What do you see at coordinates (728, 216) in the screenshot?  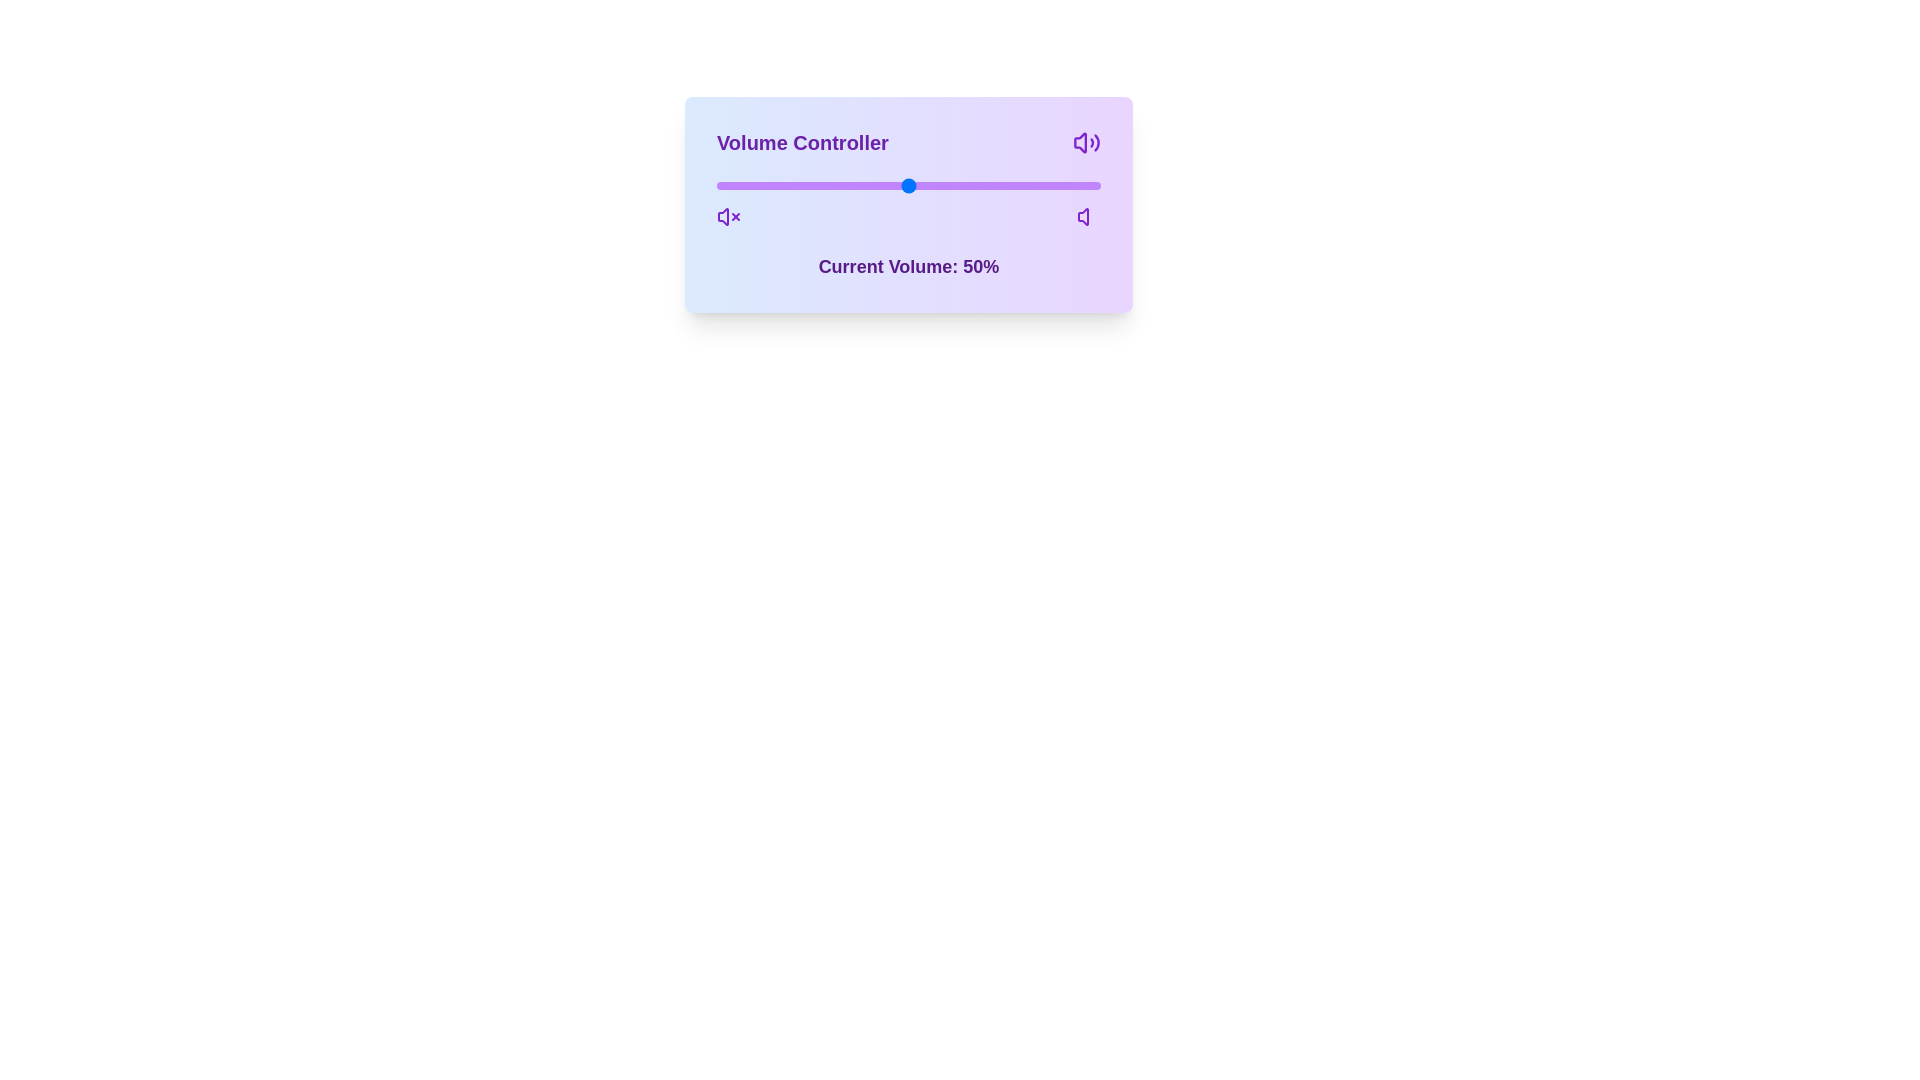 I see `the mute icon to toggle the mute state` at bounding box center [728, 216].